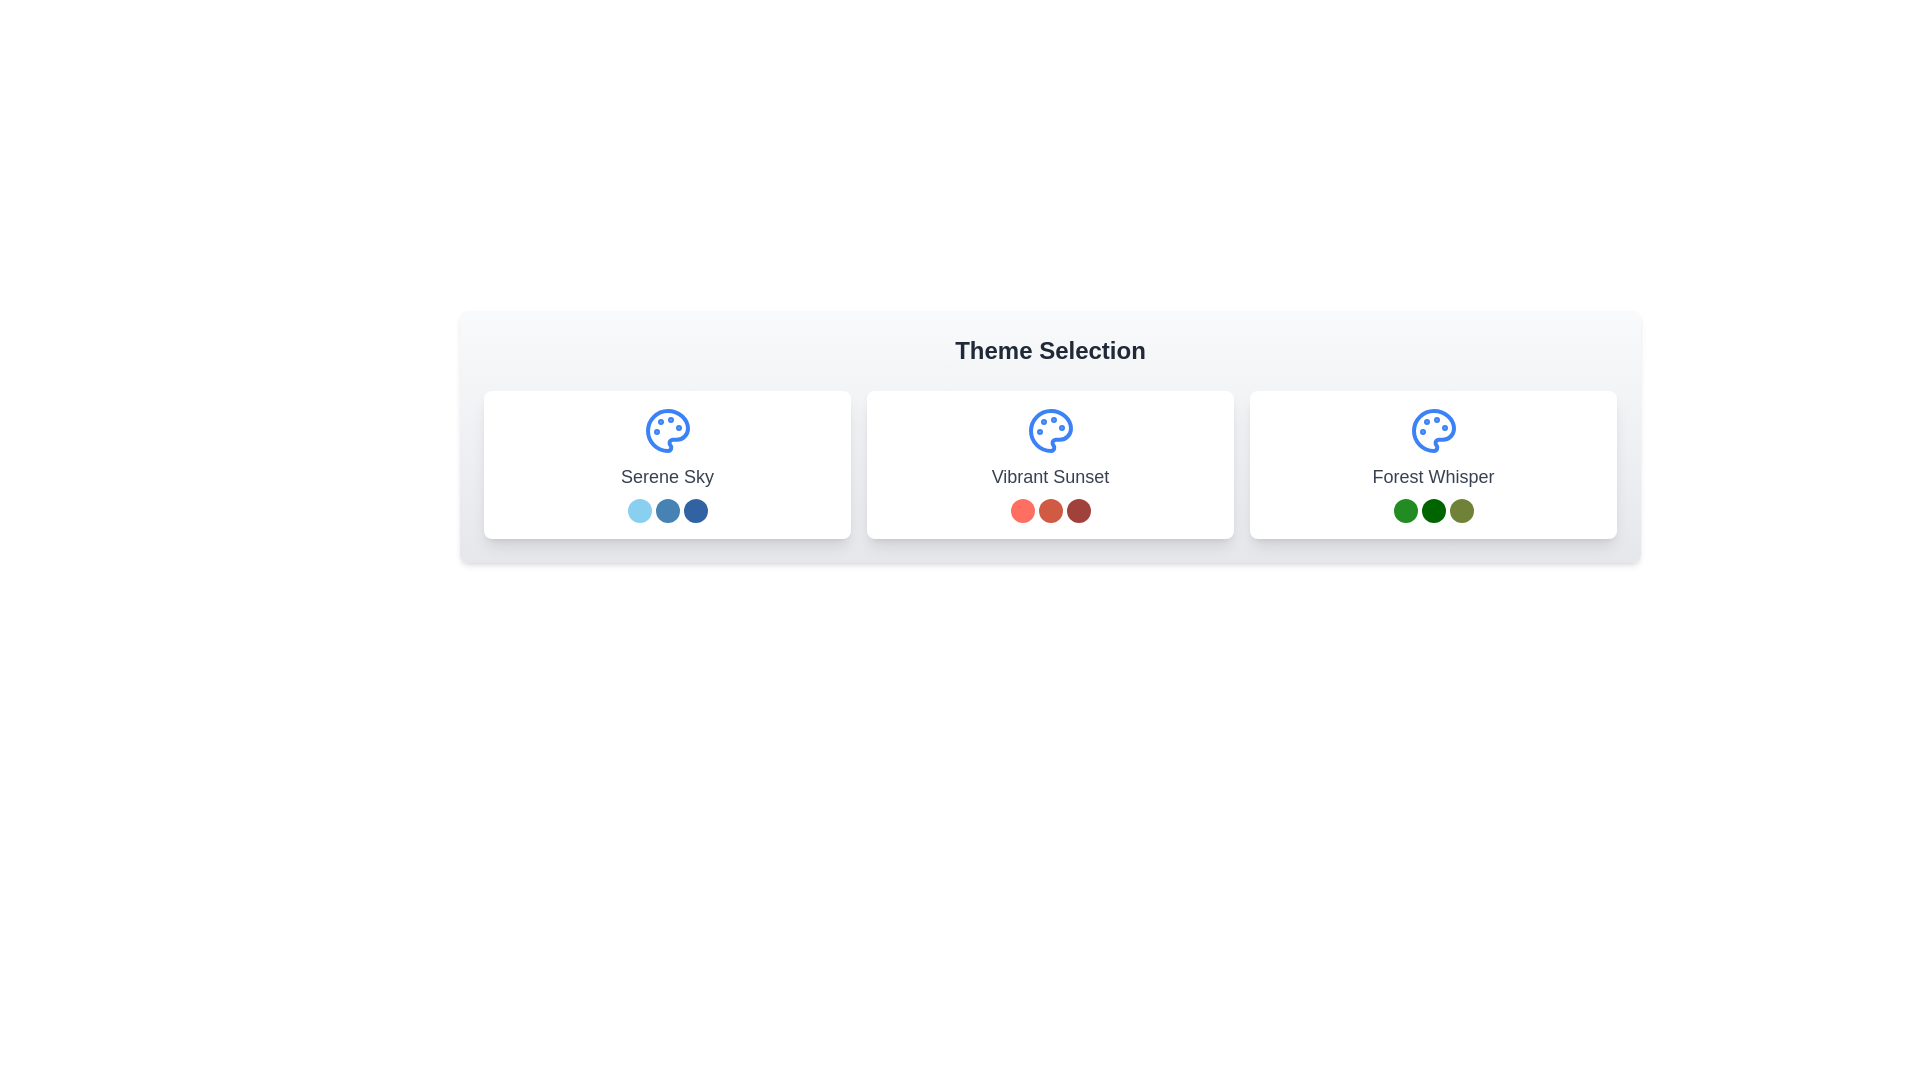  What do you see at coordinates (695, 509) in the screenshot?
I see `the third dark blue selectable color indicator circle located below the 'Serene Sky' label` at bounding box center [695, 509].